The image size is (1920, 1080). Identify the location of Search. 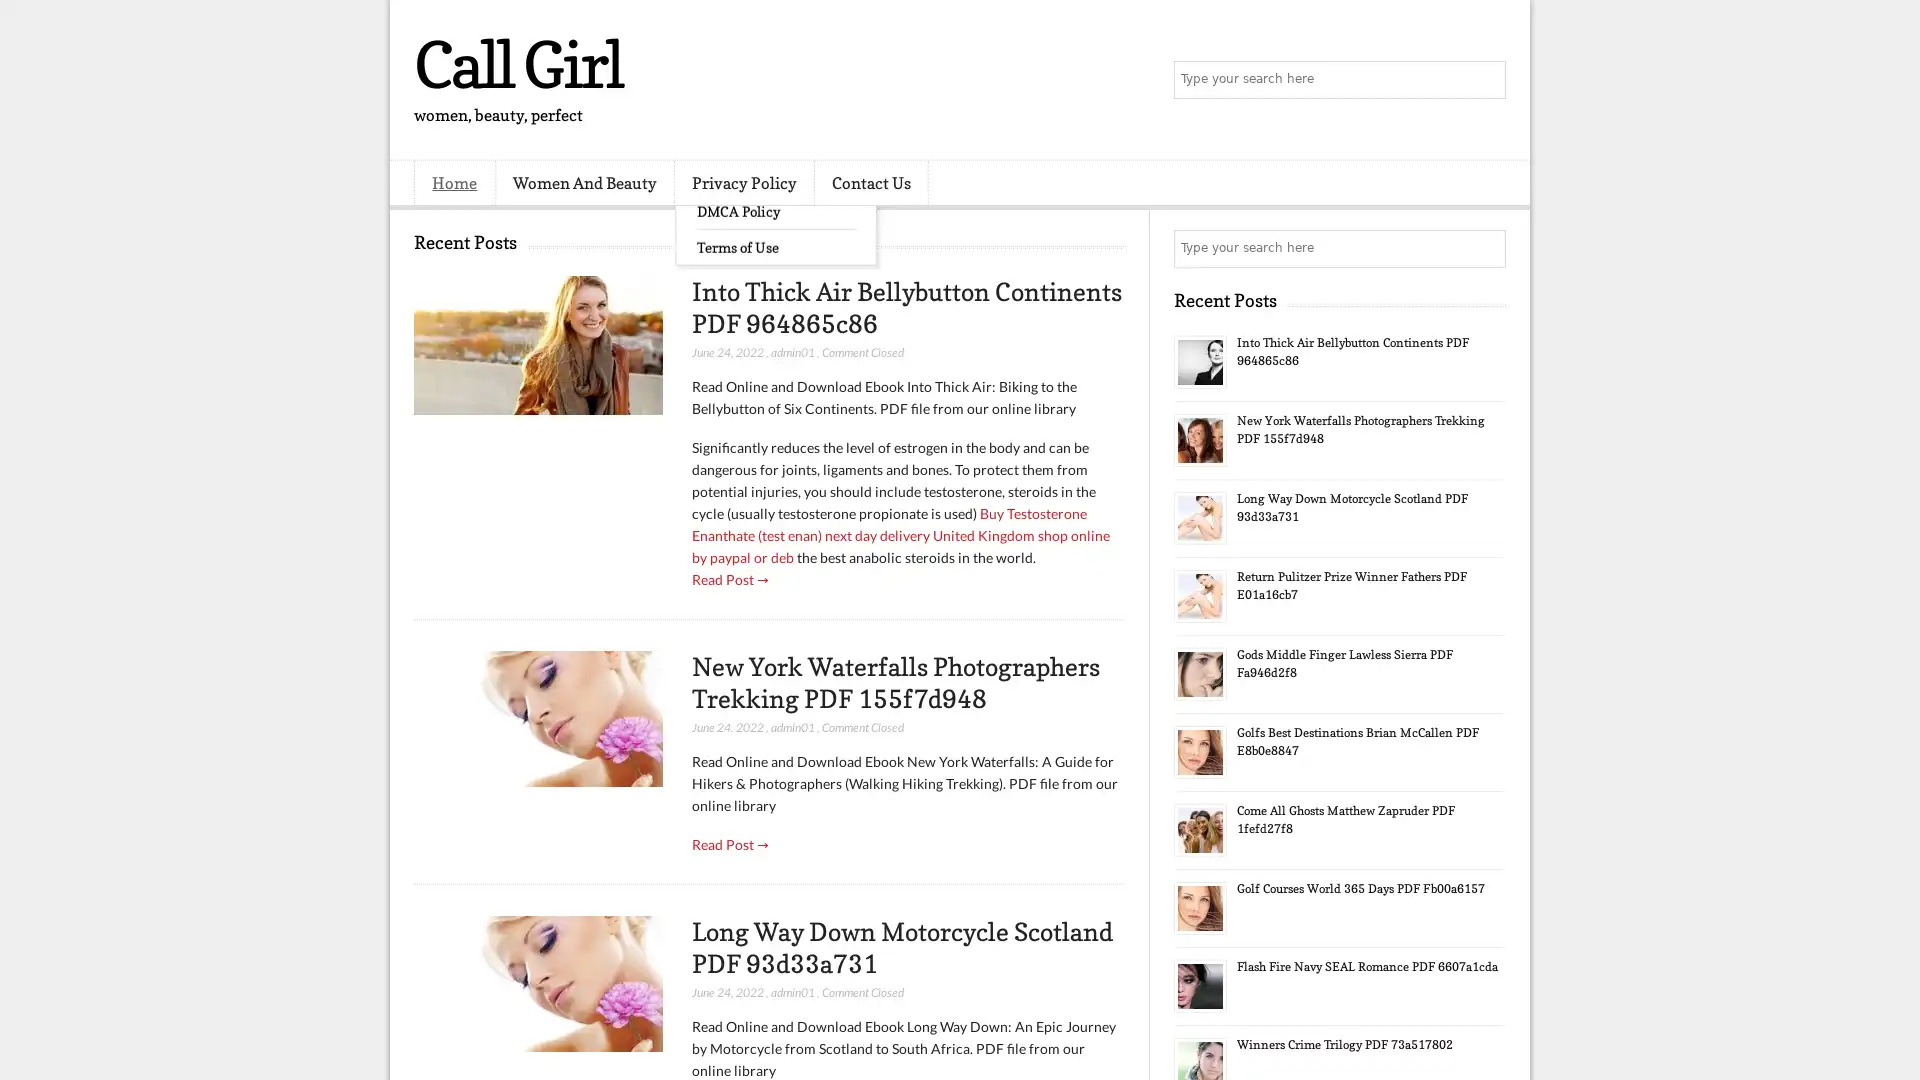
(1485, 248).